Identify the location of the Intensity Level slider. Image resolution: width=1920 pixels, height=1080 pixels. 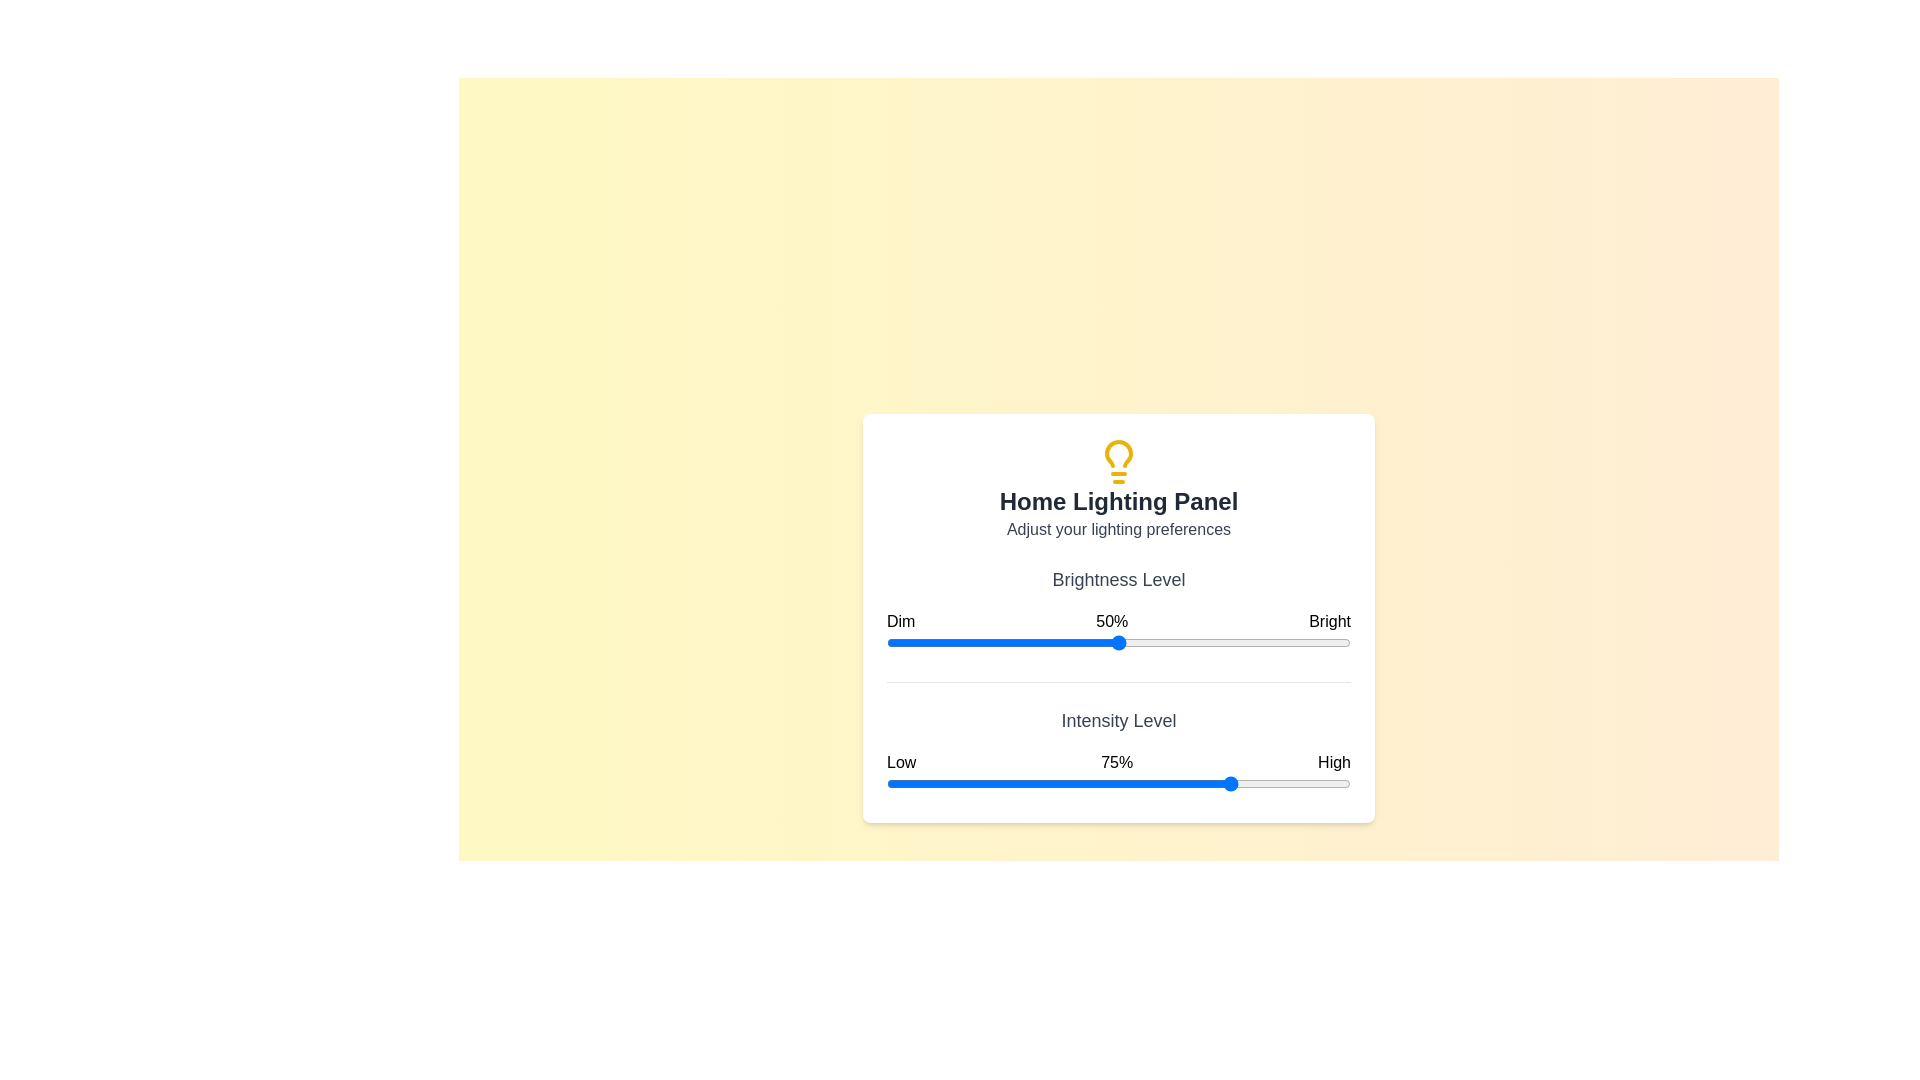
(895, 782).